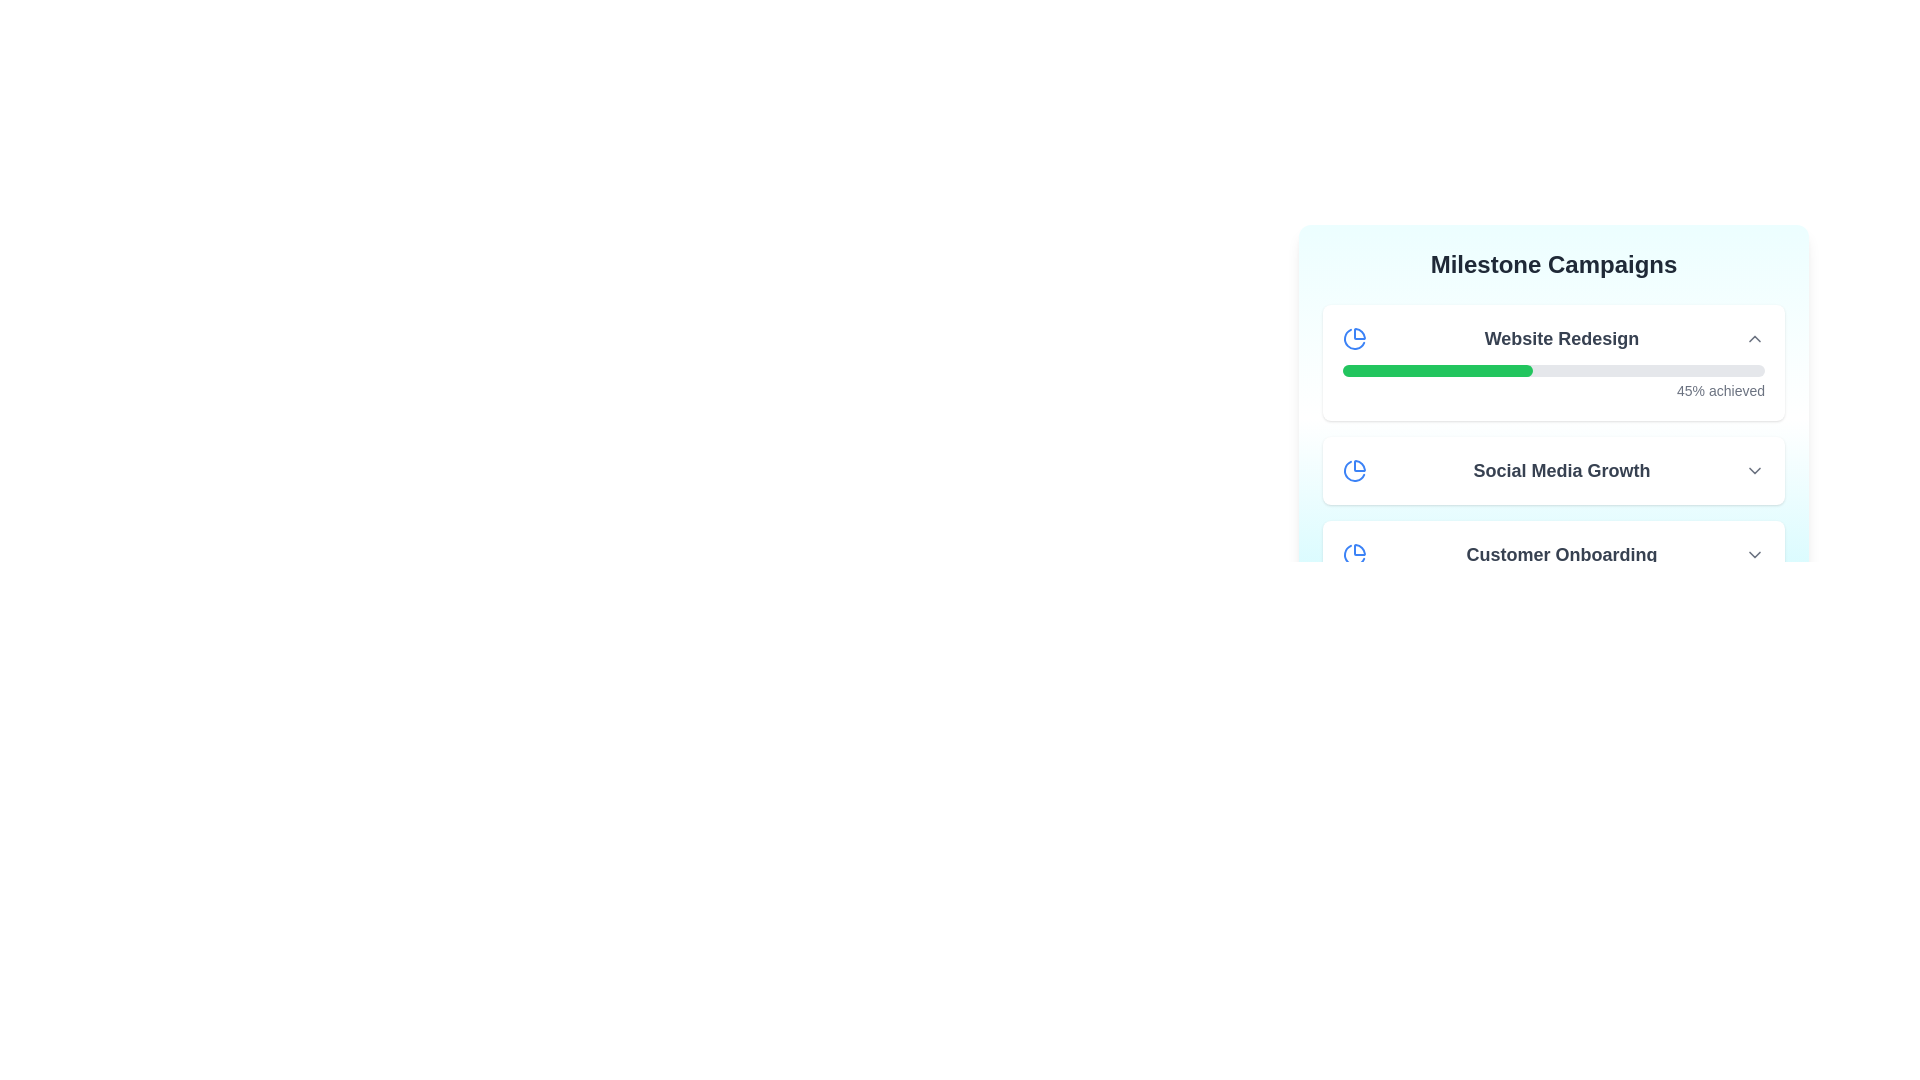 The height and width of the screenshot is (1080, 1920). What do you see at coordinates (1754, 555) in the screenshot?
I see `the Dropdown toggle icon located at the far right of the 'Customer Onboarding' row in the 'Milestone Campaigns' section` at bounding box center [1754, 555].